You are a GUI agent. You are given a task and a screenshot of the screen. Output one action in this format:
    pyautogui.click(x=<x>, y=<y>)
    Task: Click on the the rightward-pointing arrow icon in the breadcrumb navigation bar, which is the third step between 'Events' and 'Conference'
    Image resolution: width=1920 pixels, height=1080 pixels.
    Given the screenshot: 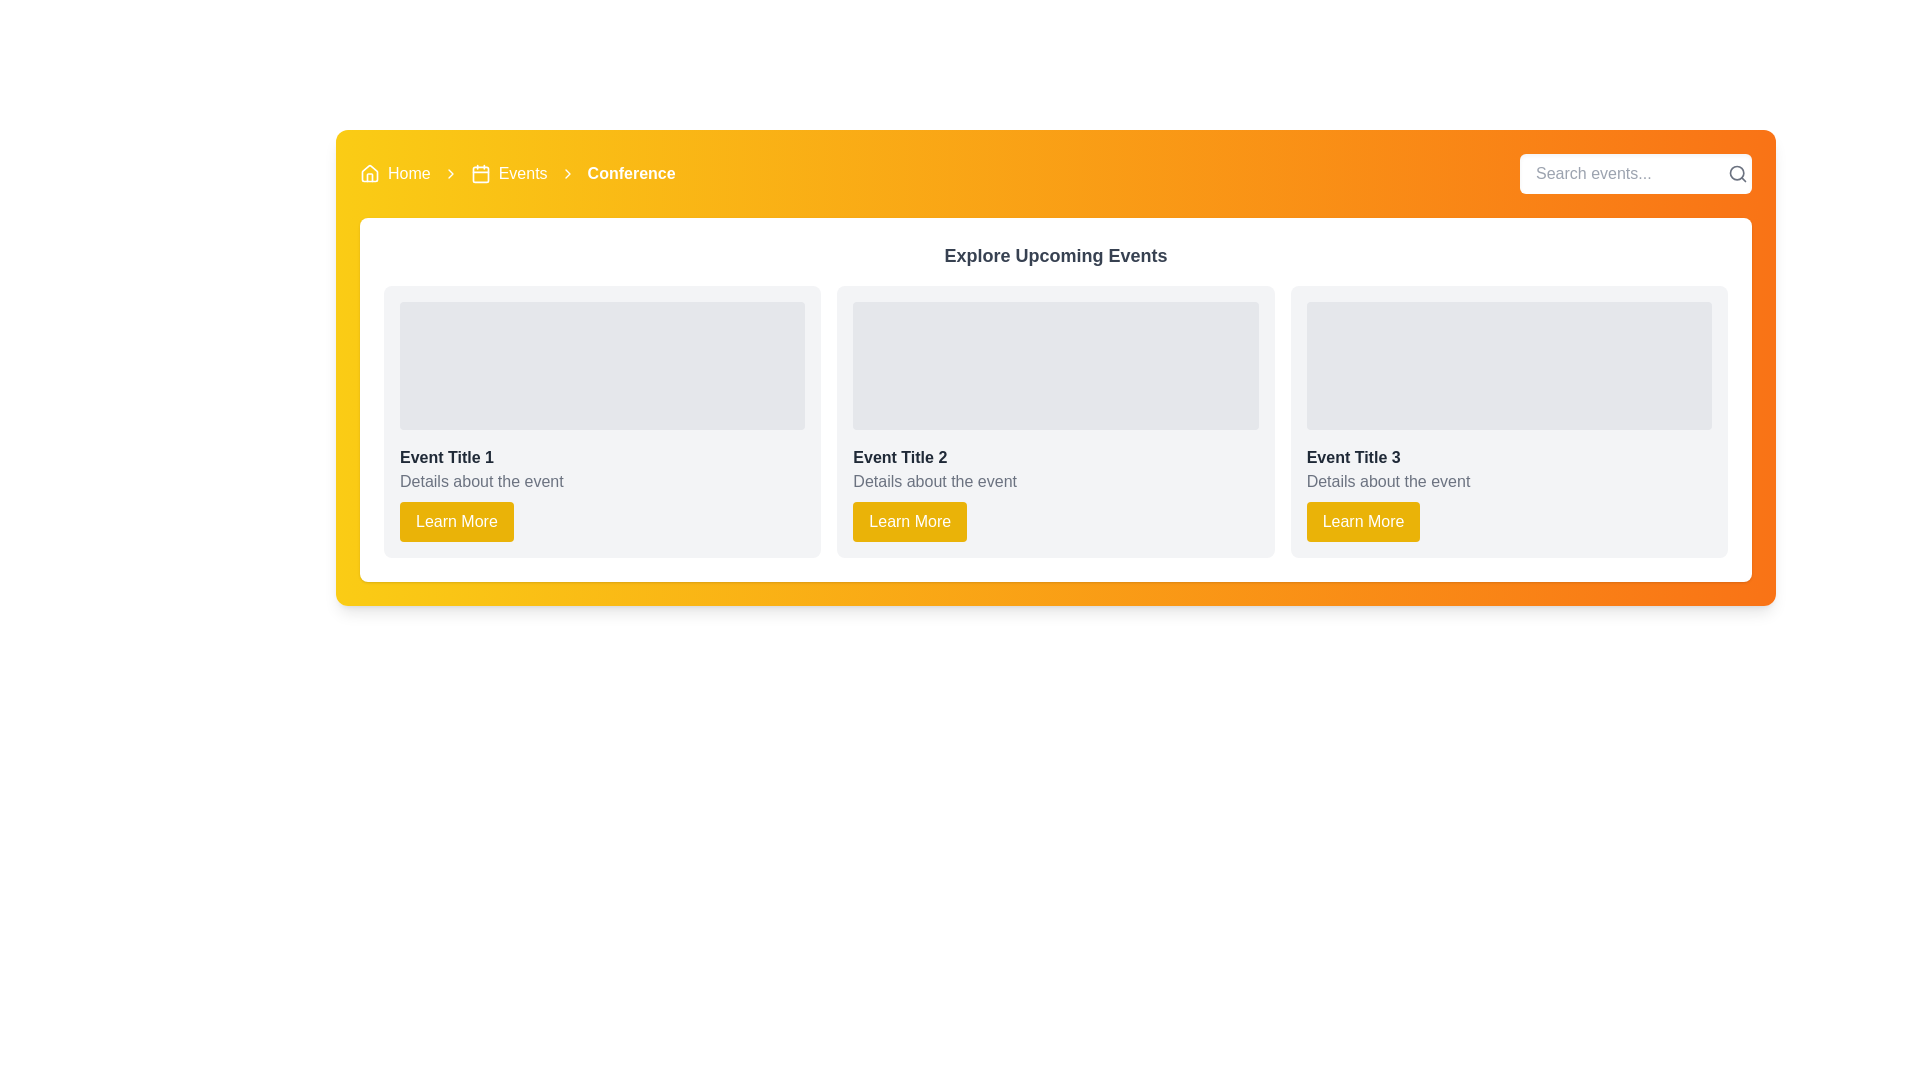 What is the action you would take?
    pyautogui.click(x=566, y=172)
    